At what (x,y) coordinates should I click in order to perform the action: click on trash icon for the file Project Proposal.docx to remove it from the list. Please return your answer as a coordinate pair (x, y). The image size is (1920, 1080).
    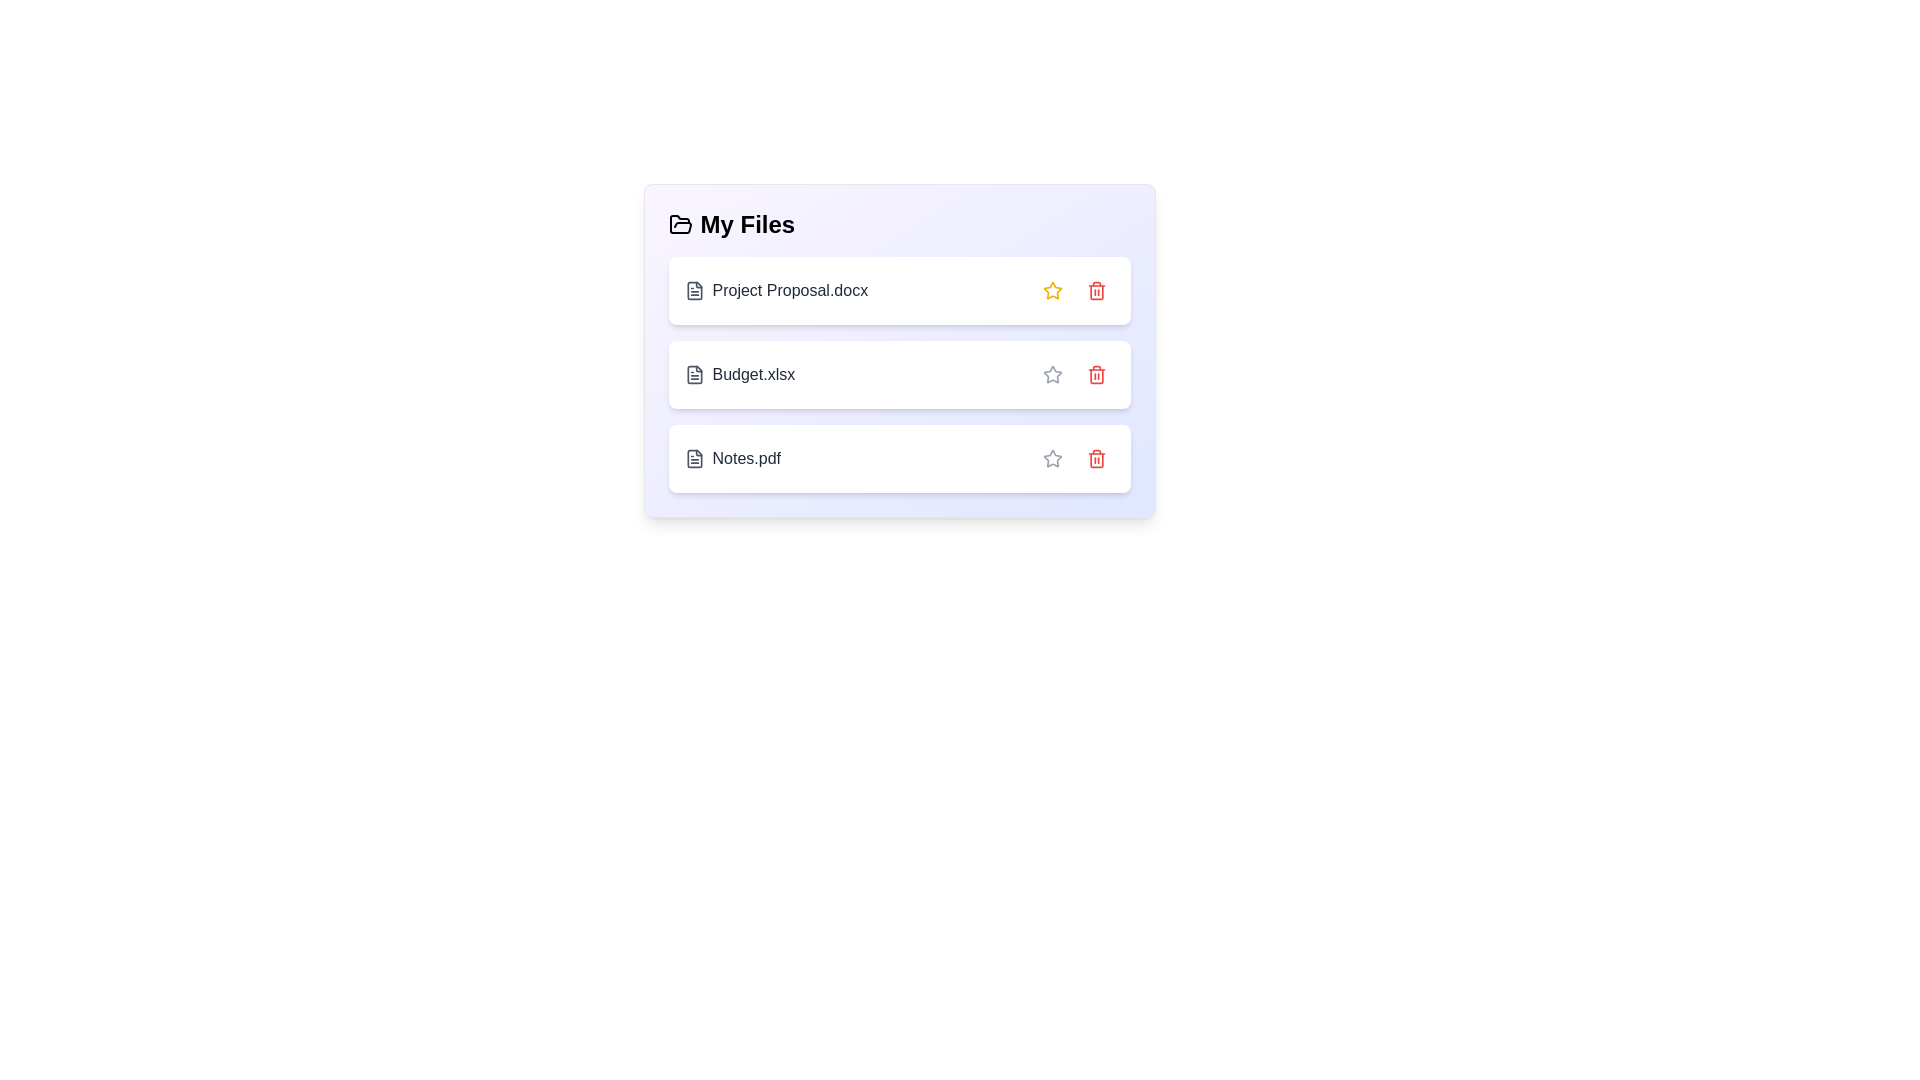
    Looking at the image, I should click on (1095, 290).